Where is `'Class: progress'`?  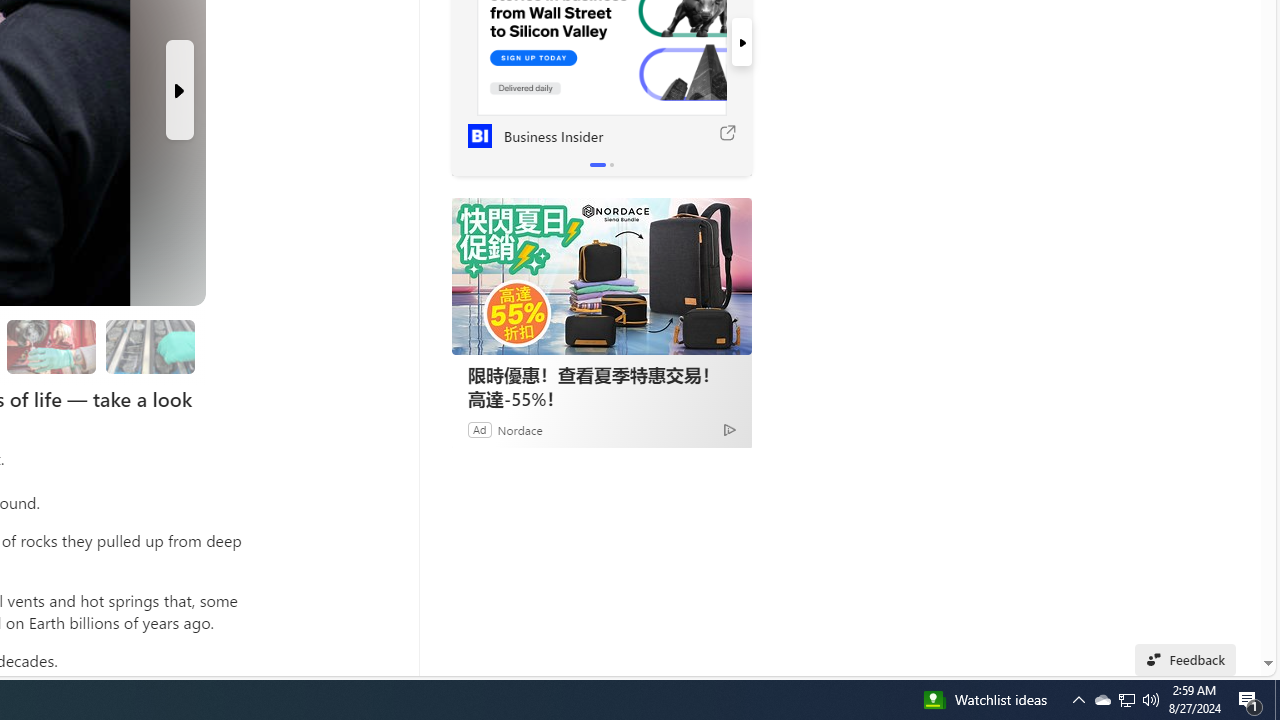 'Class: progress' is located at coordinates (149, 342).